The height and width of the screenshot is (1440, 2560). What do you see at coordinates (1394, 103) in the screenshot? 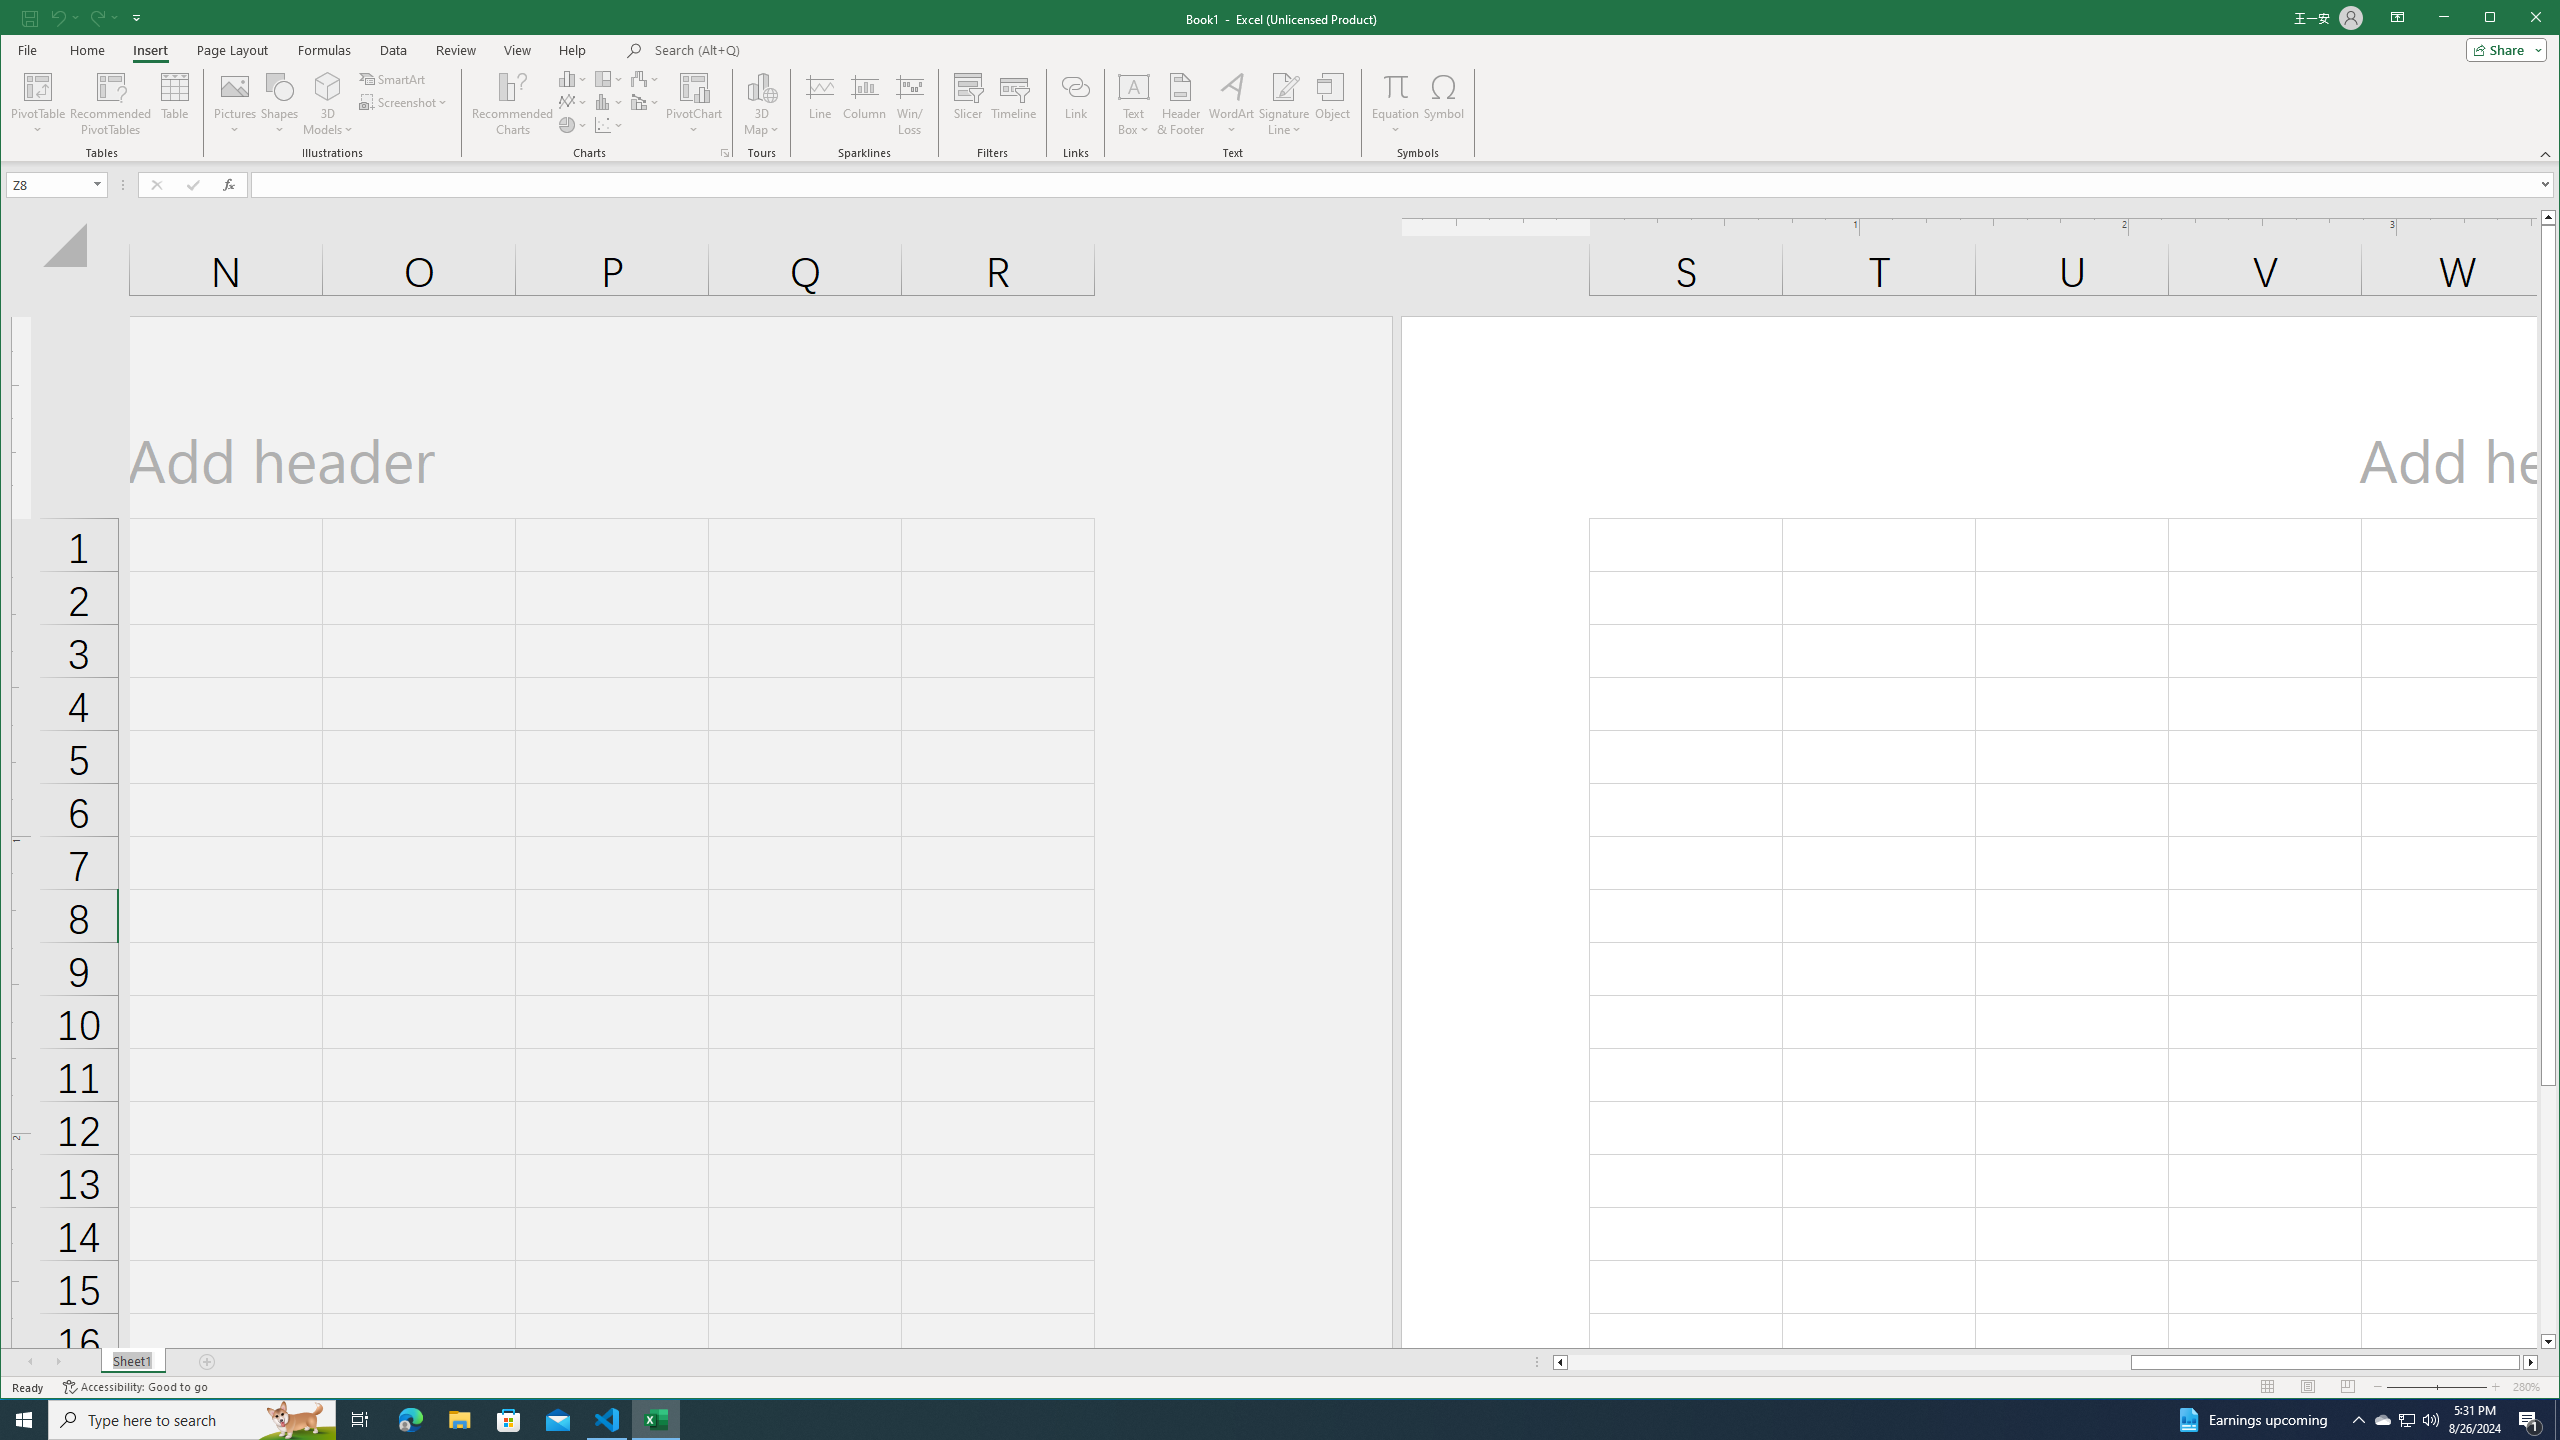
I see `'Equation'` at bounding box center [1394, 103].